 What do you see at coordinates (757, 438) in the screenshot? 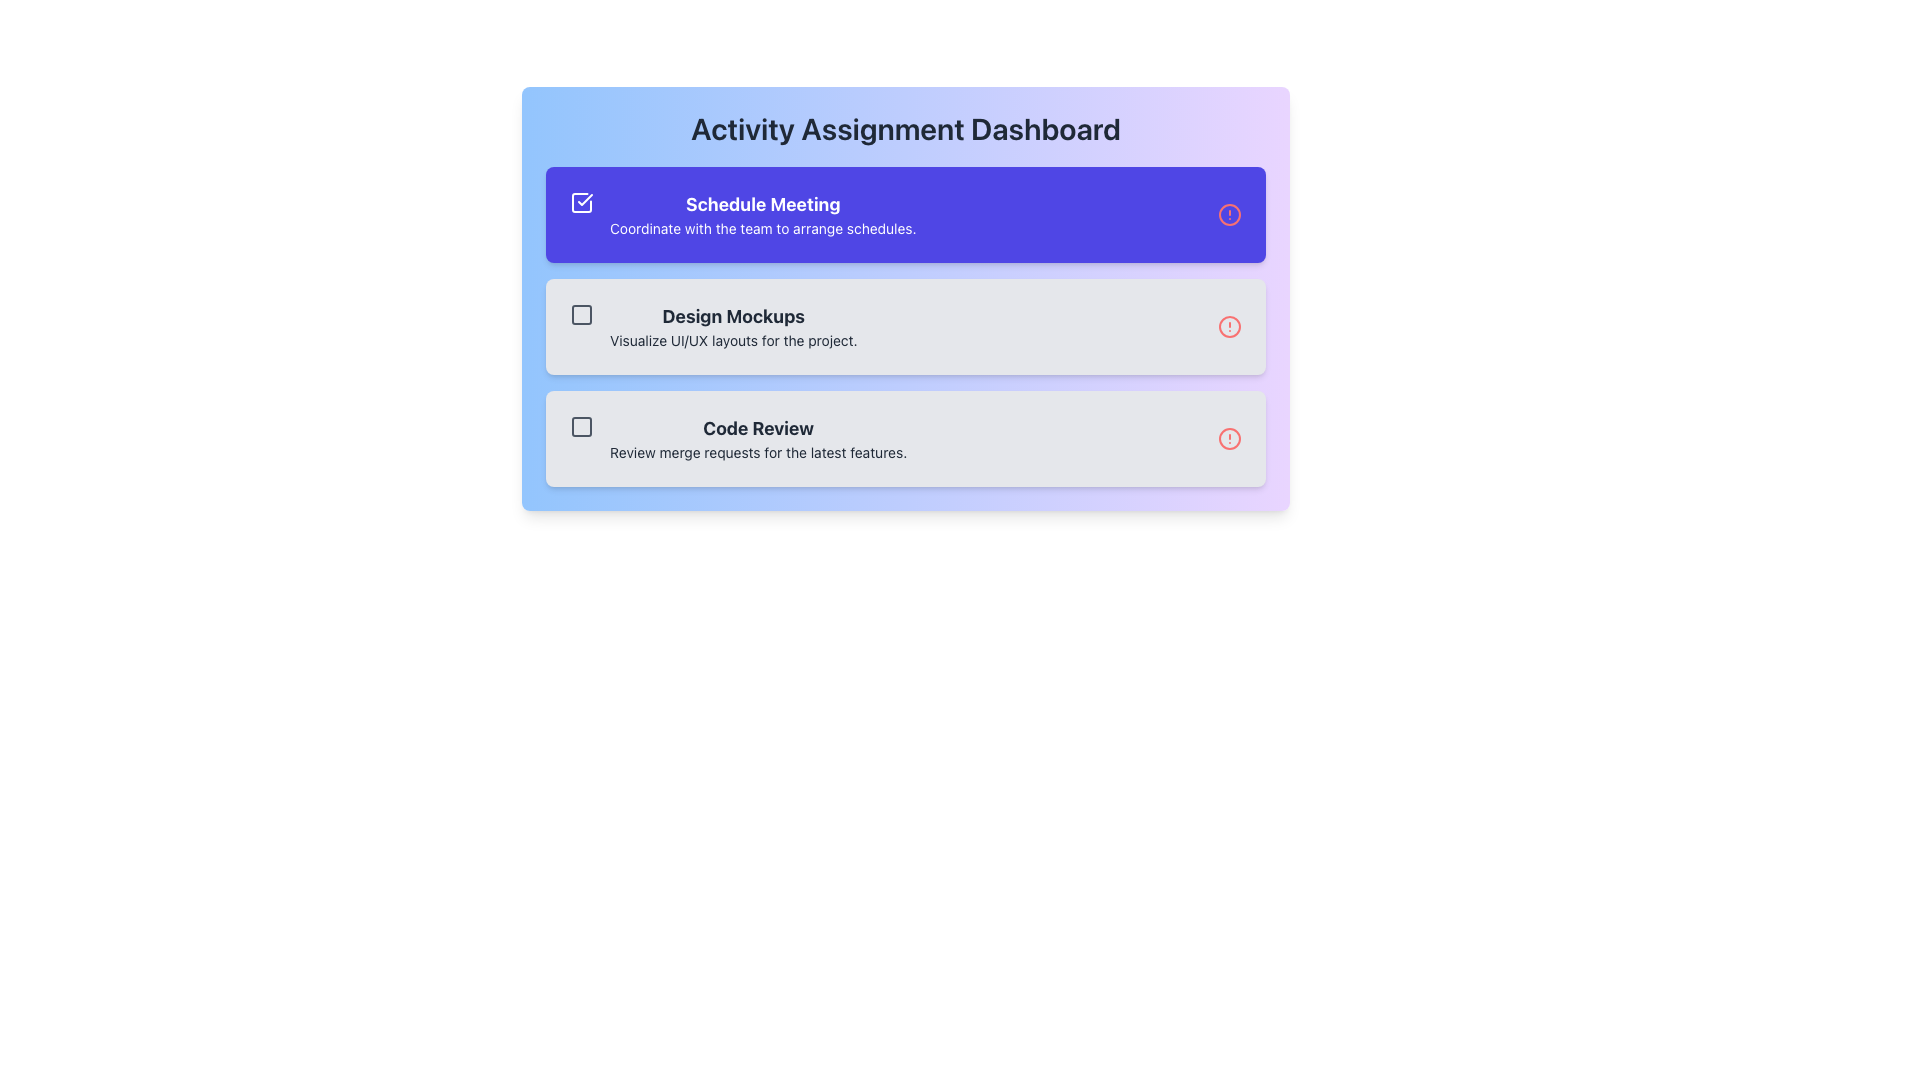
I see `the third task item` at bounding box center [757, 438].